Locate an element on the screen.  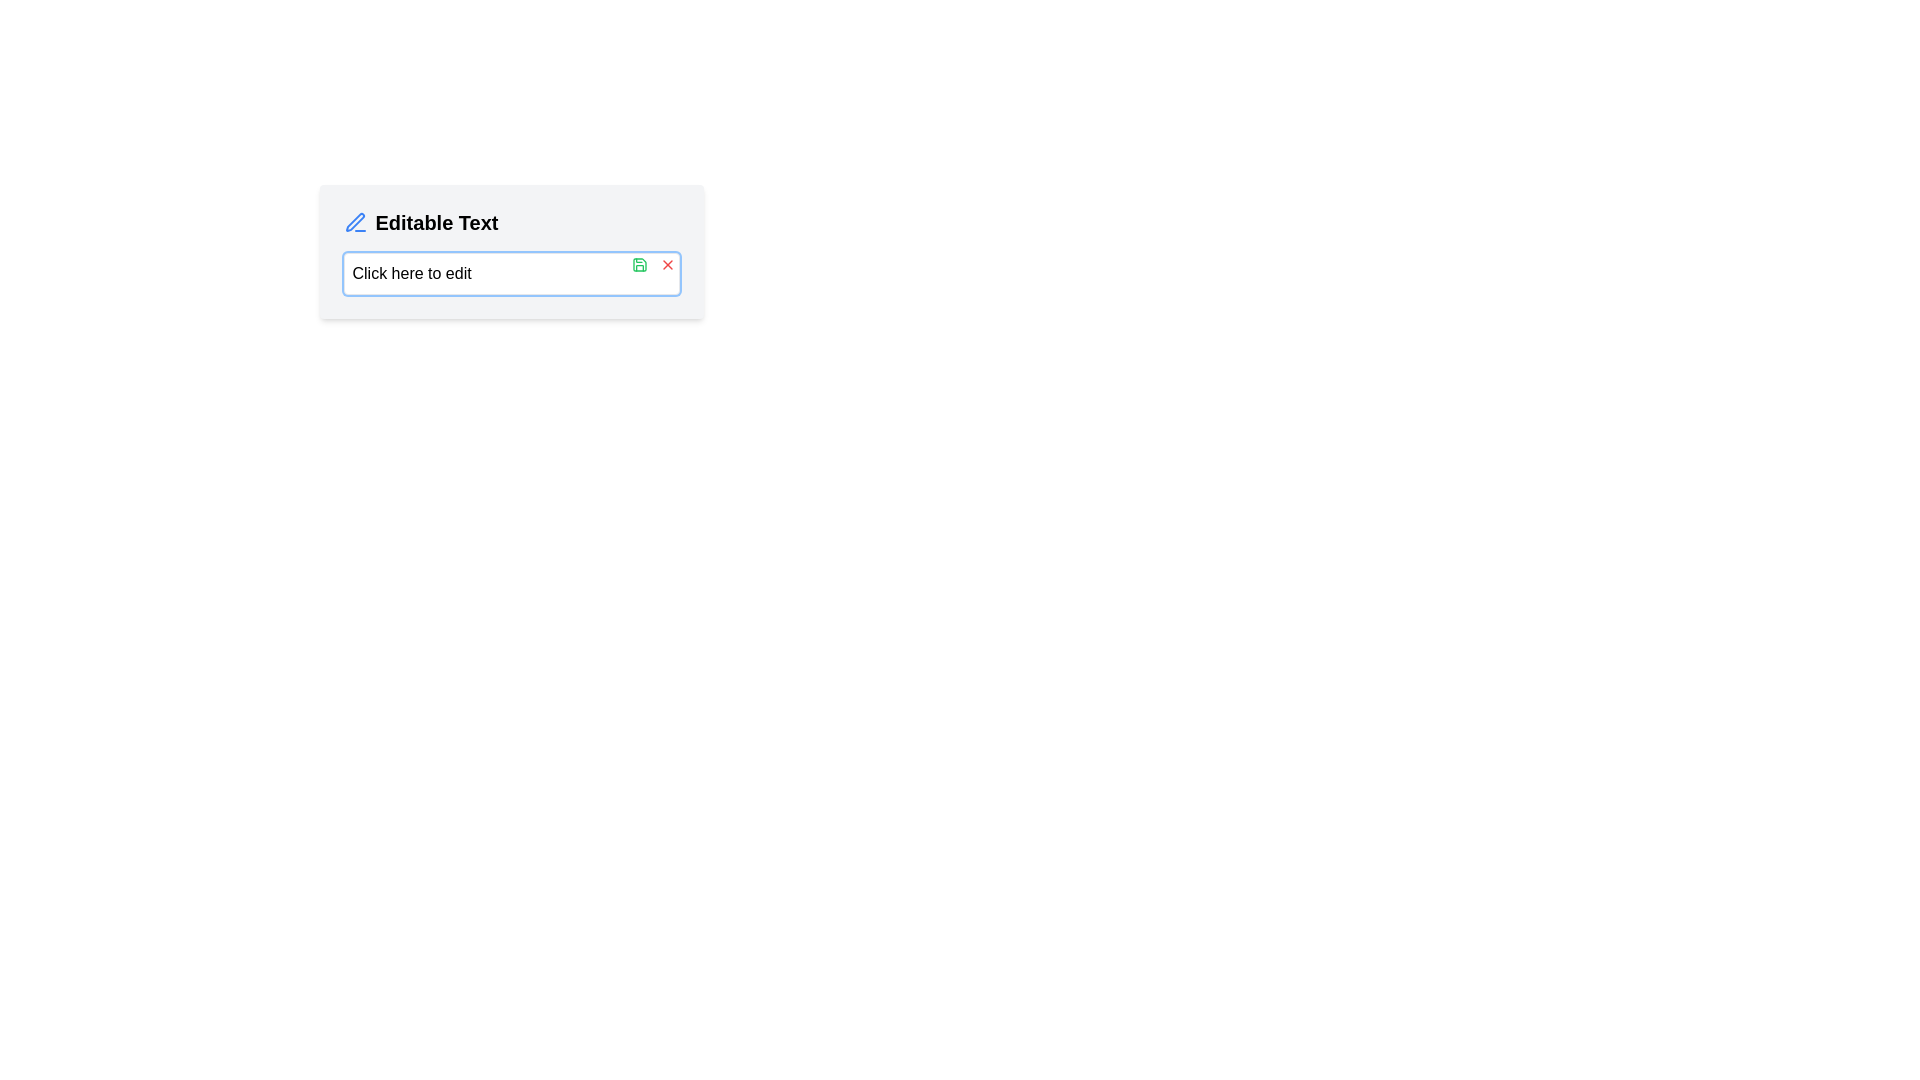
the cancel icon located in the icon group adjacent to the editable text input field labeled 'Click here is located at coordinates (653, 264).